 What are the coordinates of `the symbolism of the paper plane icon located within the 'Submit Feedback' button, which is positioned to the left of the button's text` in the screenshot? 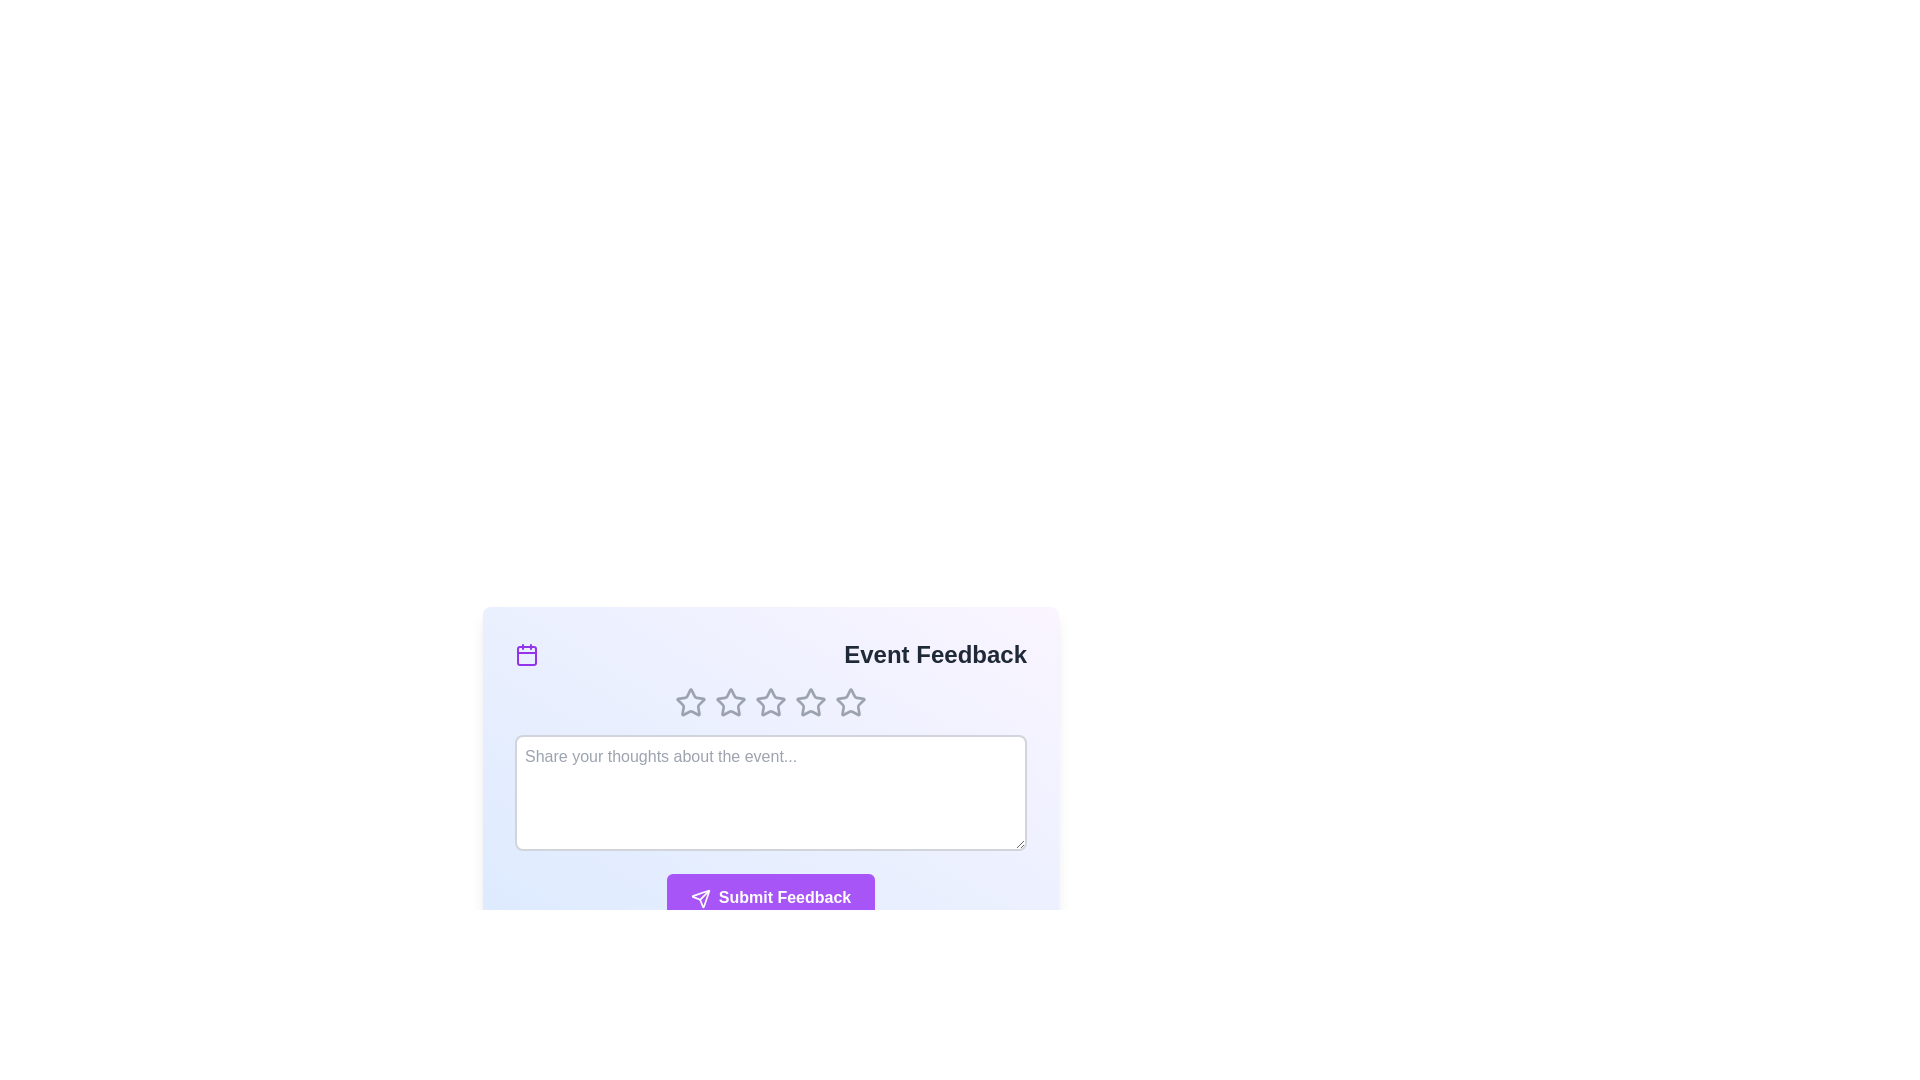 It's located at (700, 897).